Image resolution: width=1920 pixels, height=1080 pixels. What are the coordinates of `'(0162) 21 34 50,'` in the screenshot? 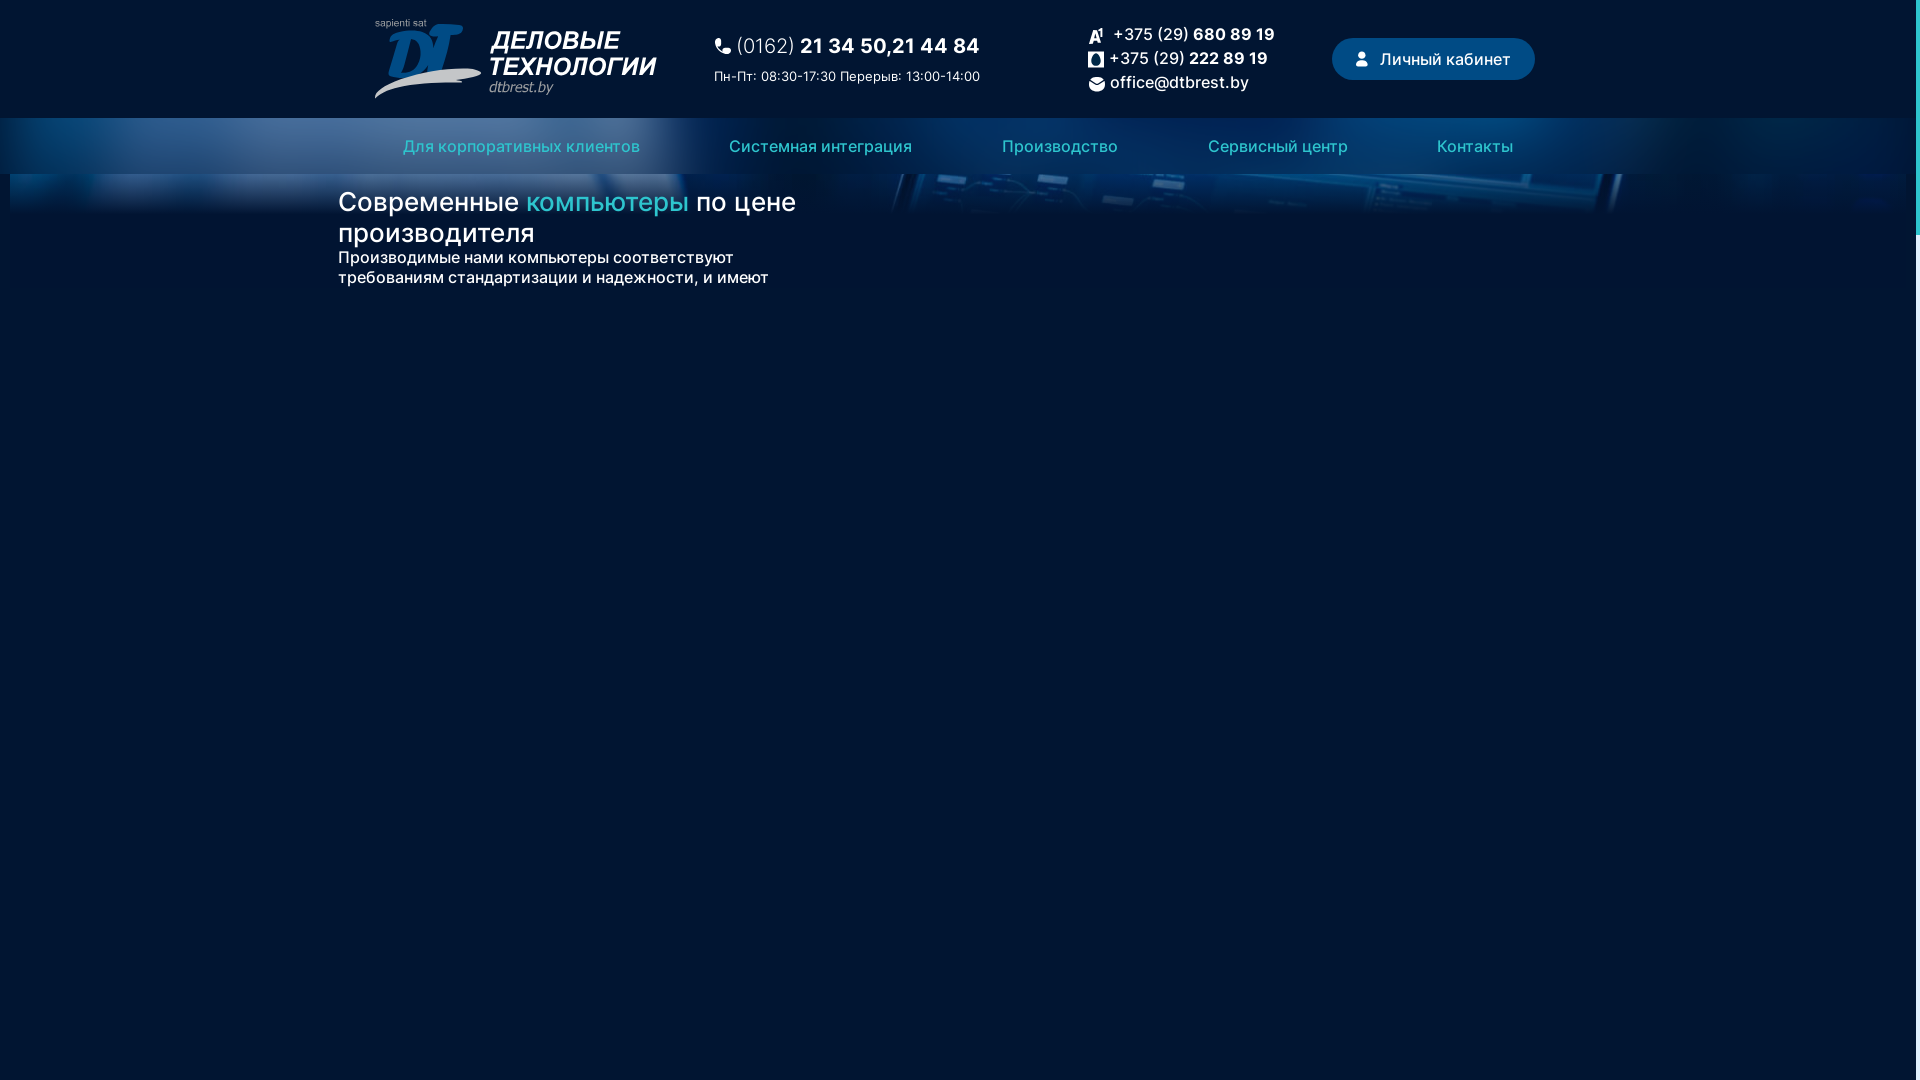 It's located at (814, 45).